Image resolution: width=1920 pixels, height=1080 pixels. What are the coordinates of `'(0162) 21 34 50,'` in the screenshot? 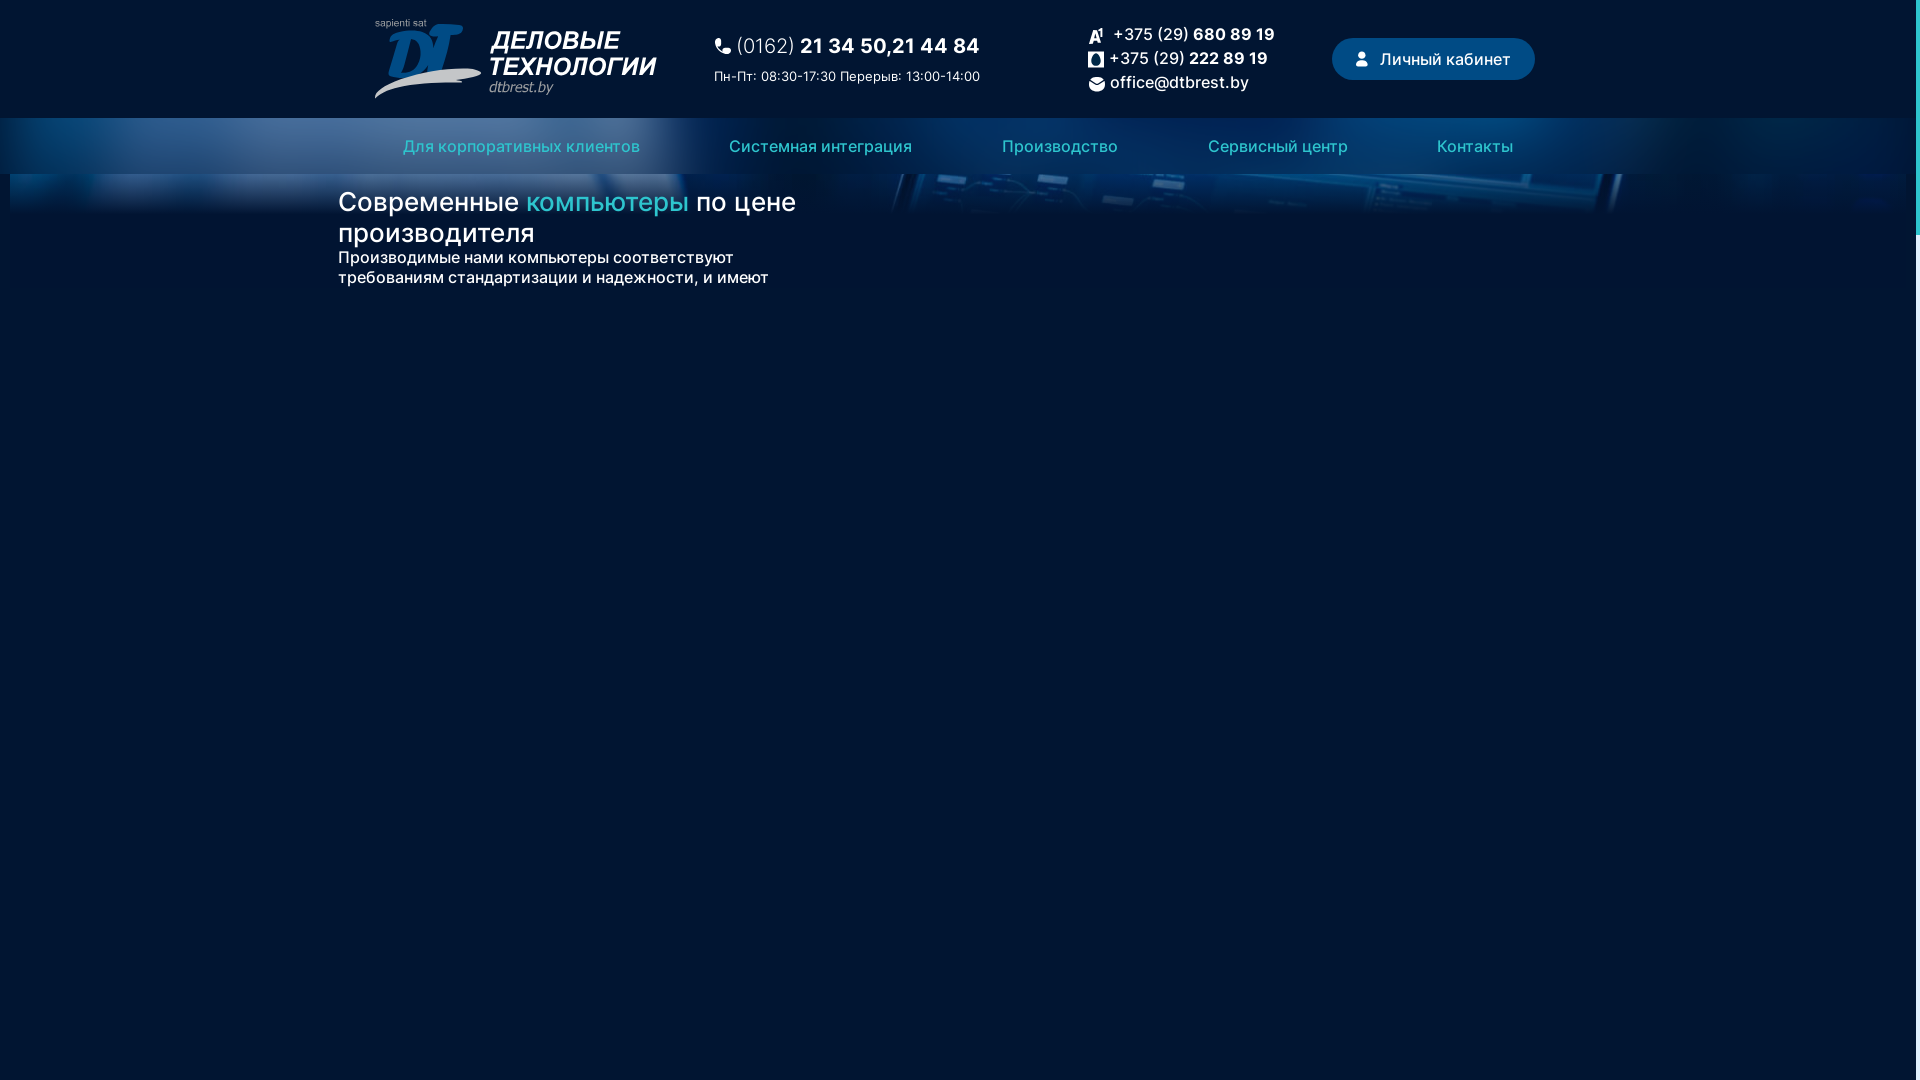 It's located at (814, 45).